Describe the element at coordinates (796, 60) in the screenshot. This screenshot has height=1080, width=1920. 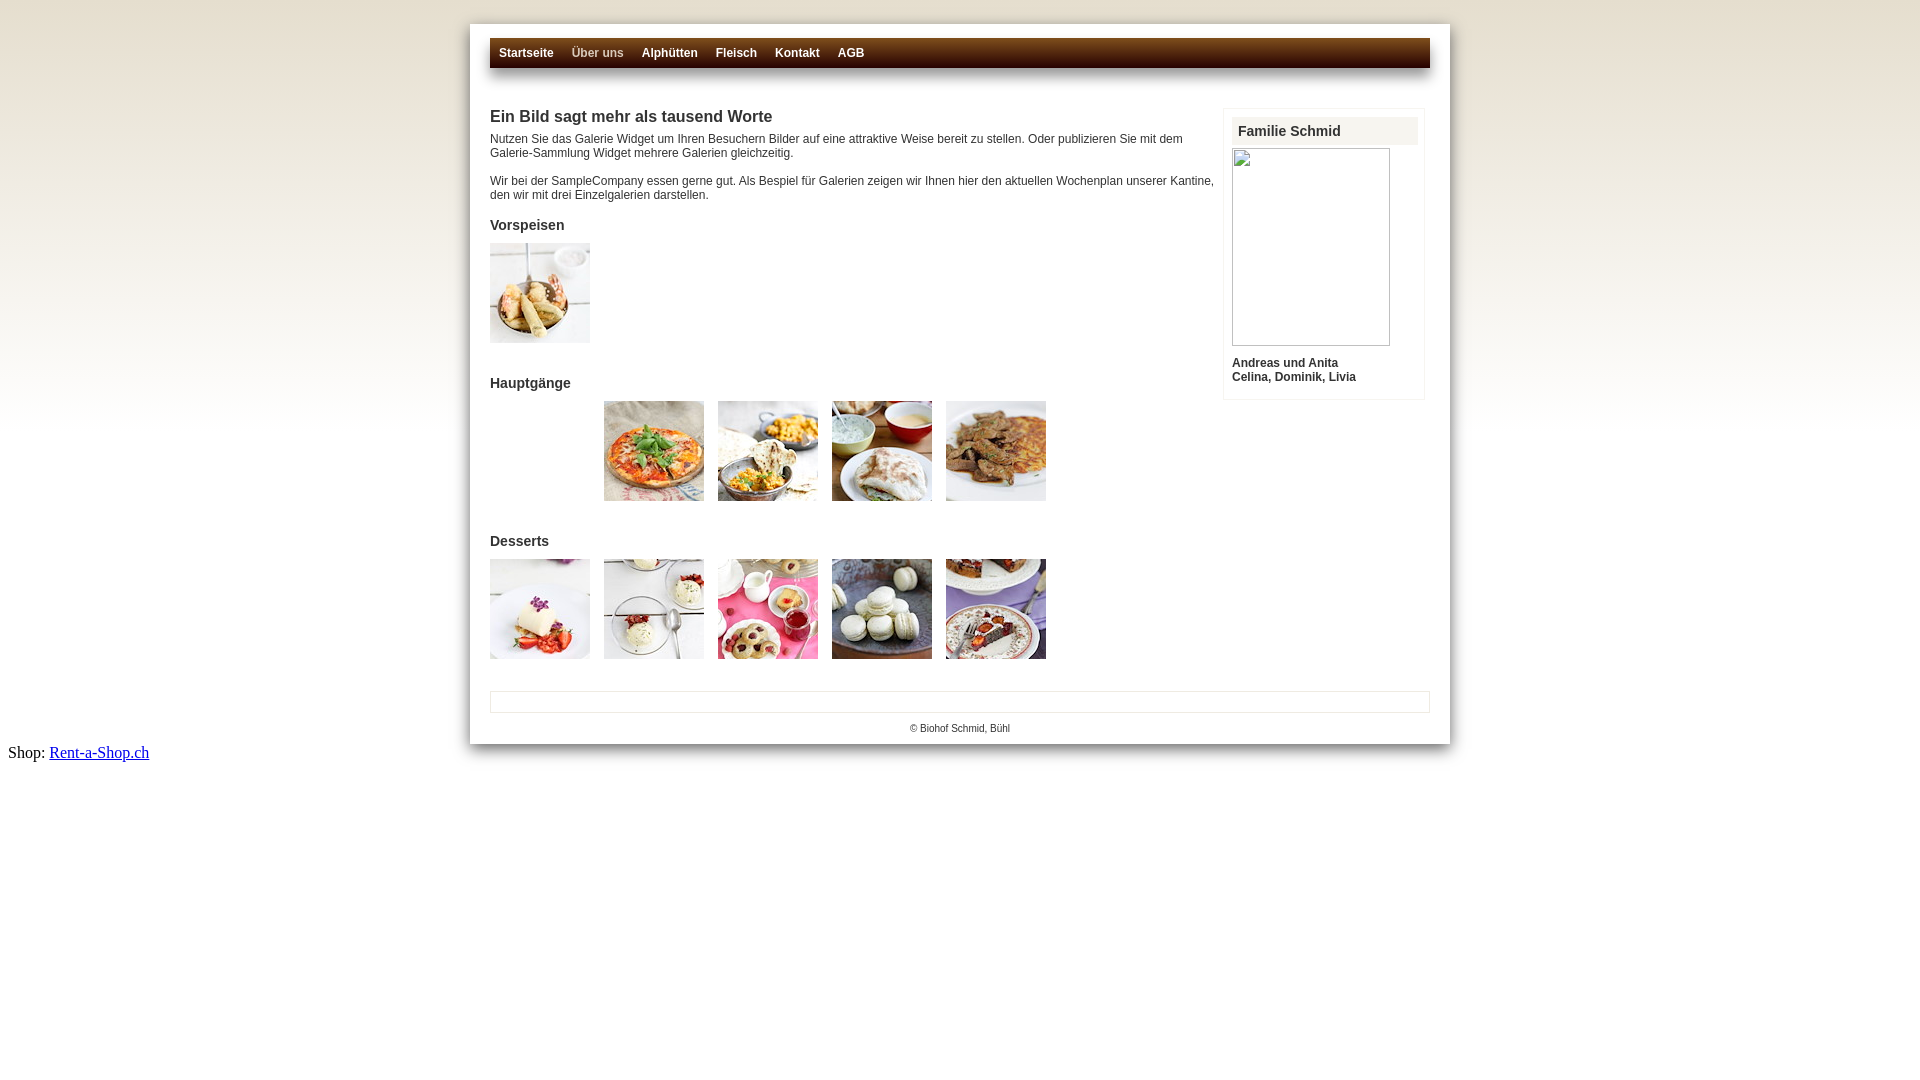
I see `'Kontakt'` at that location.